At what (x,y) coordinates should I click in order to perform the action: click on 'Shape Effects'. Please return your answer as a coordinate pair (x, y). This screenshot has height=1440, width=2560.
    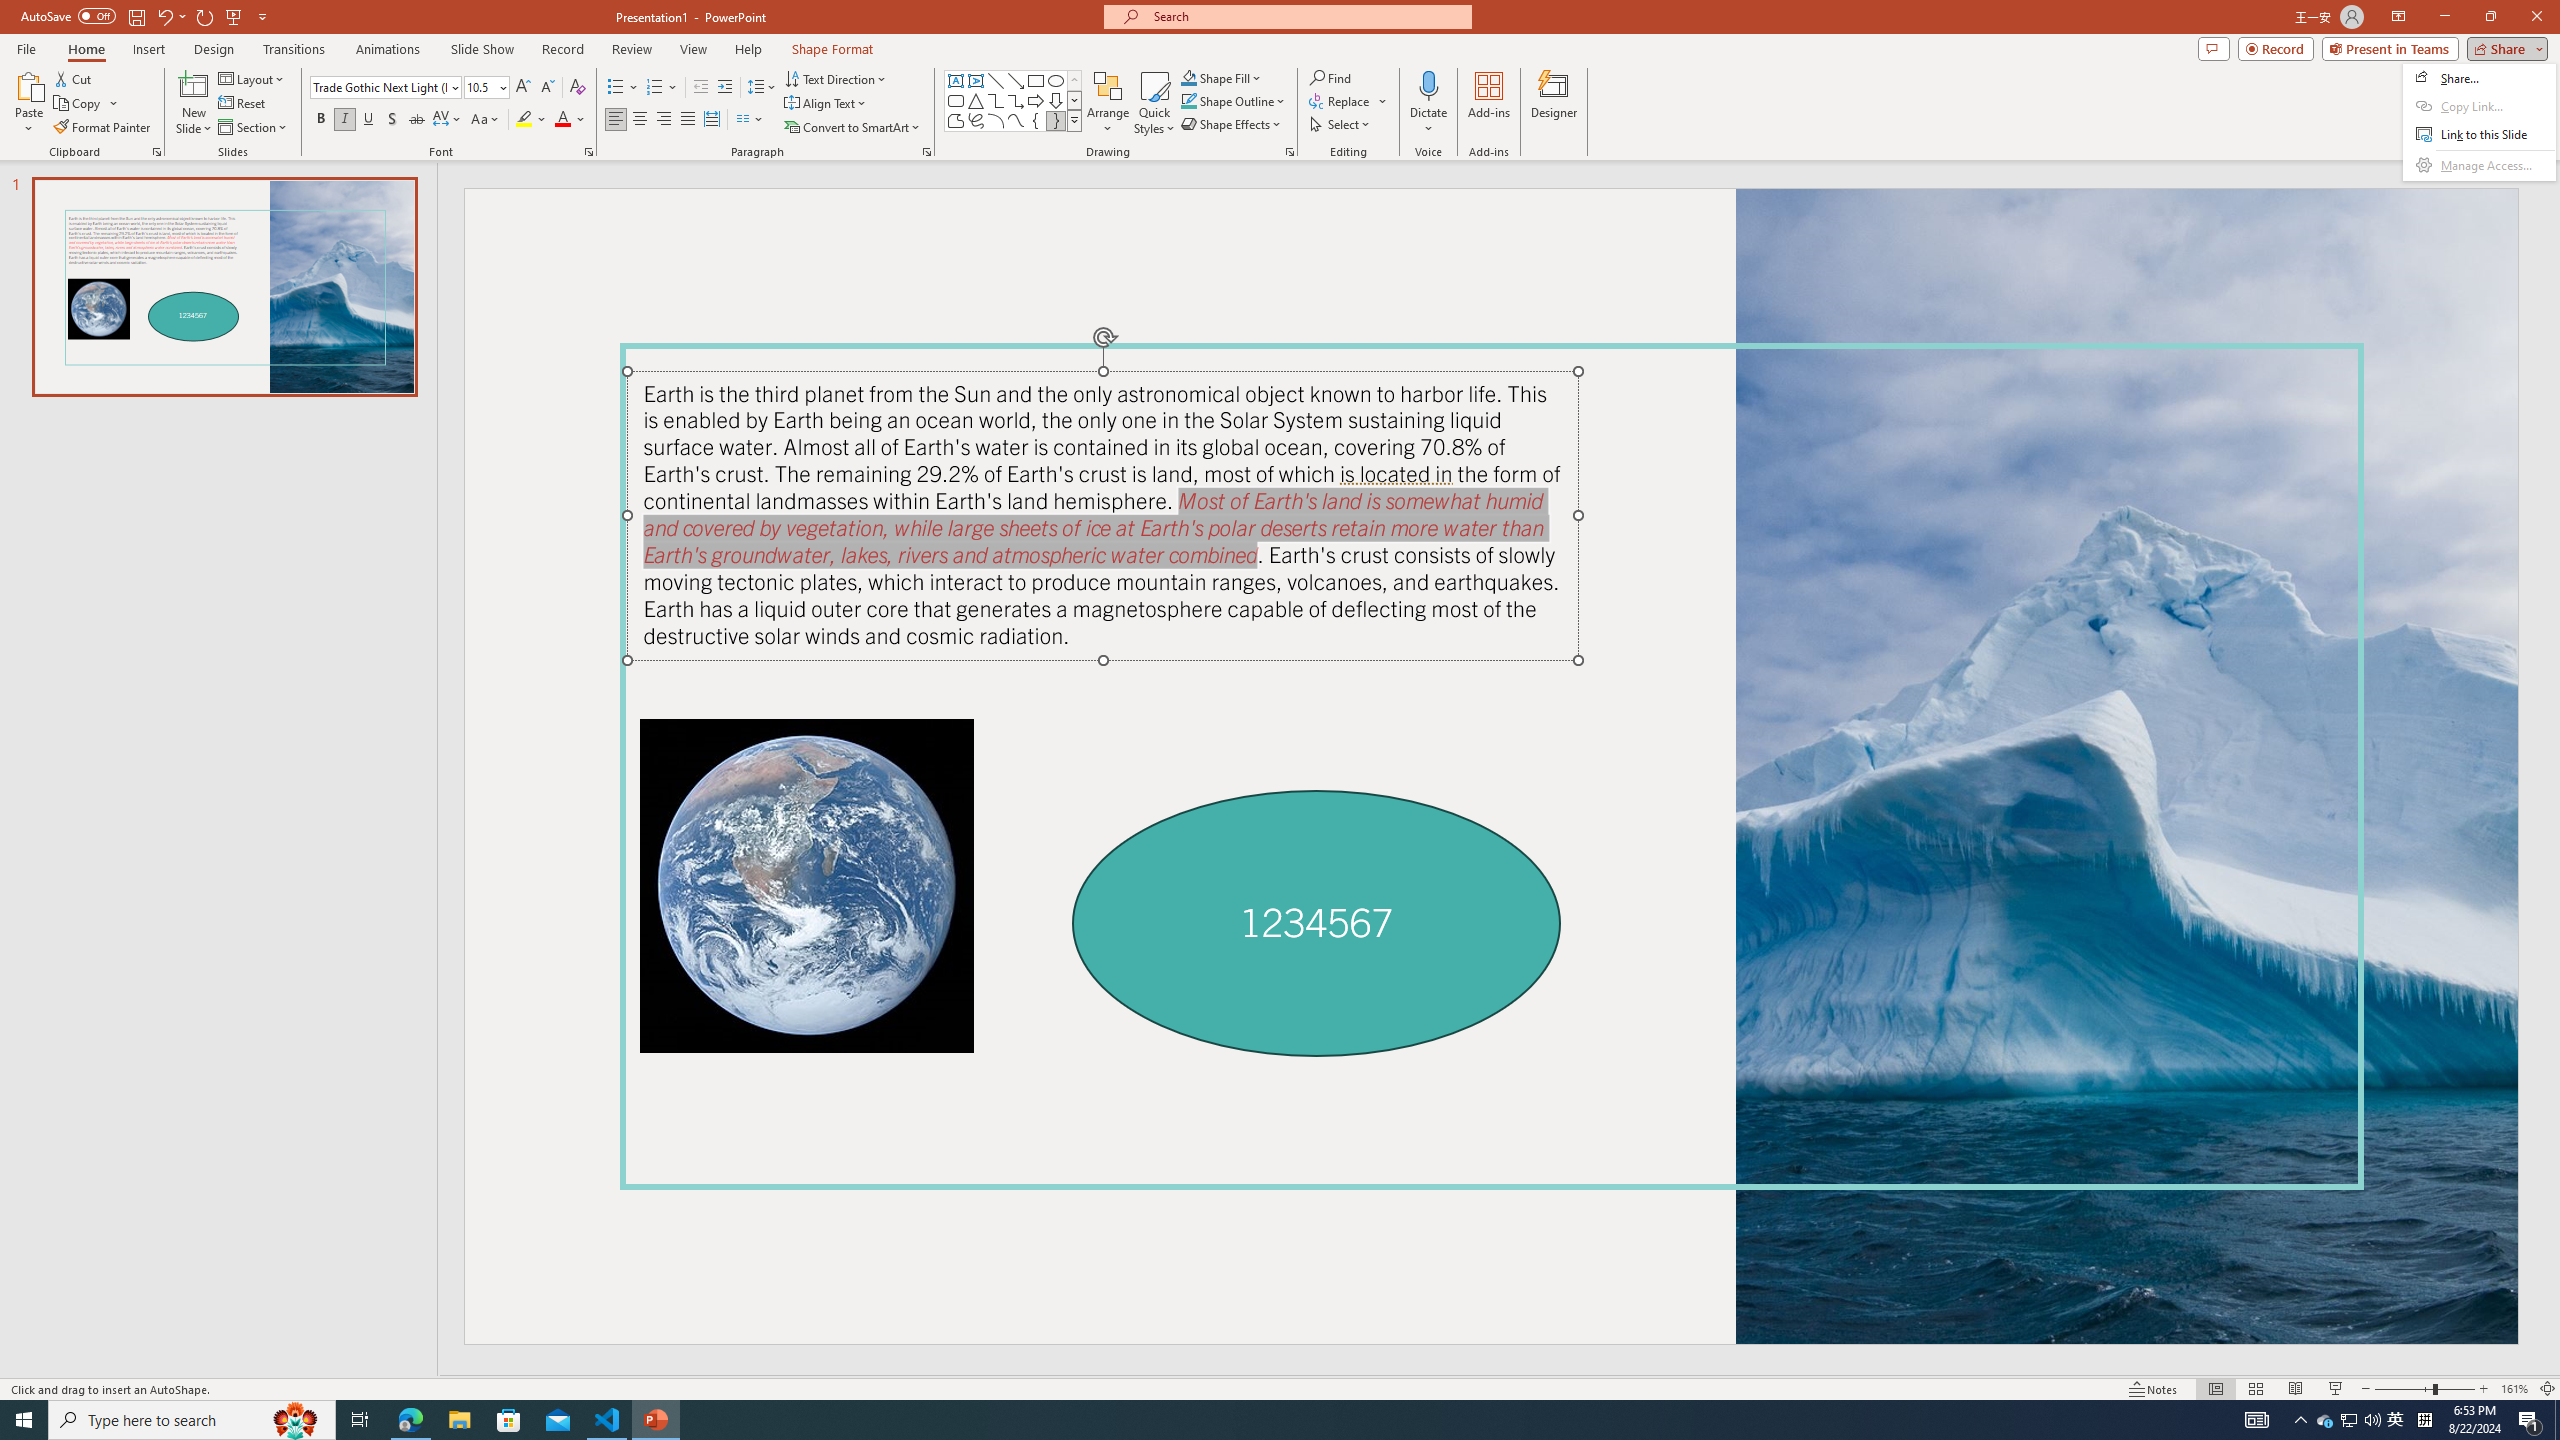
    Looking at the image, I should click on (1231, 122).